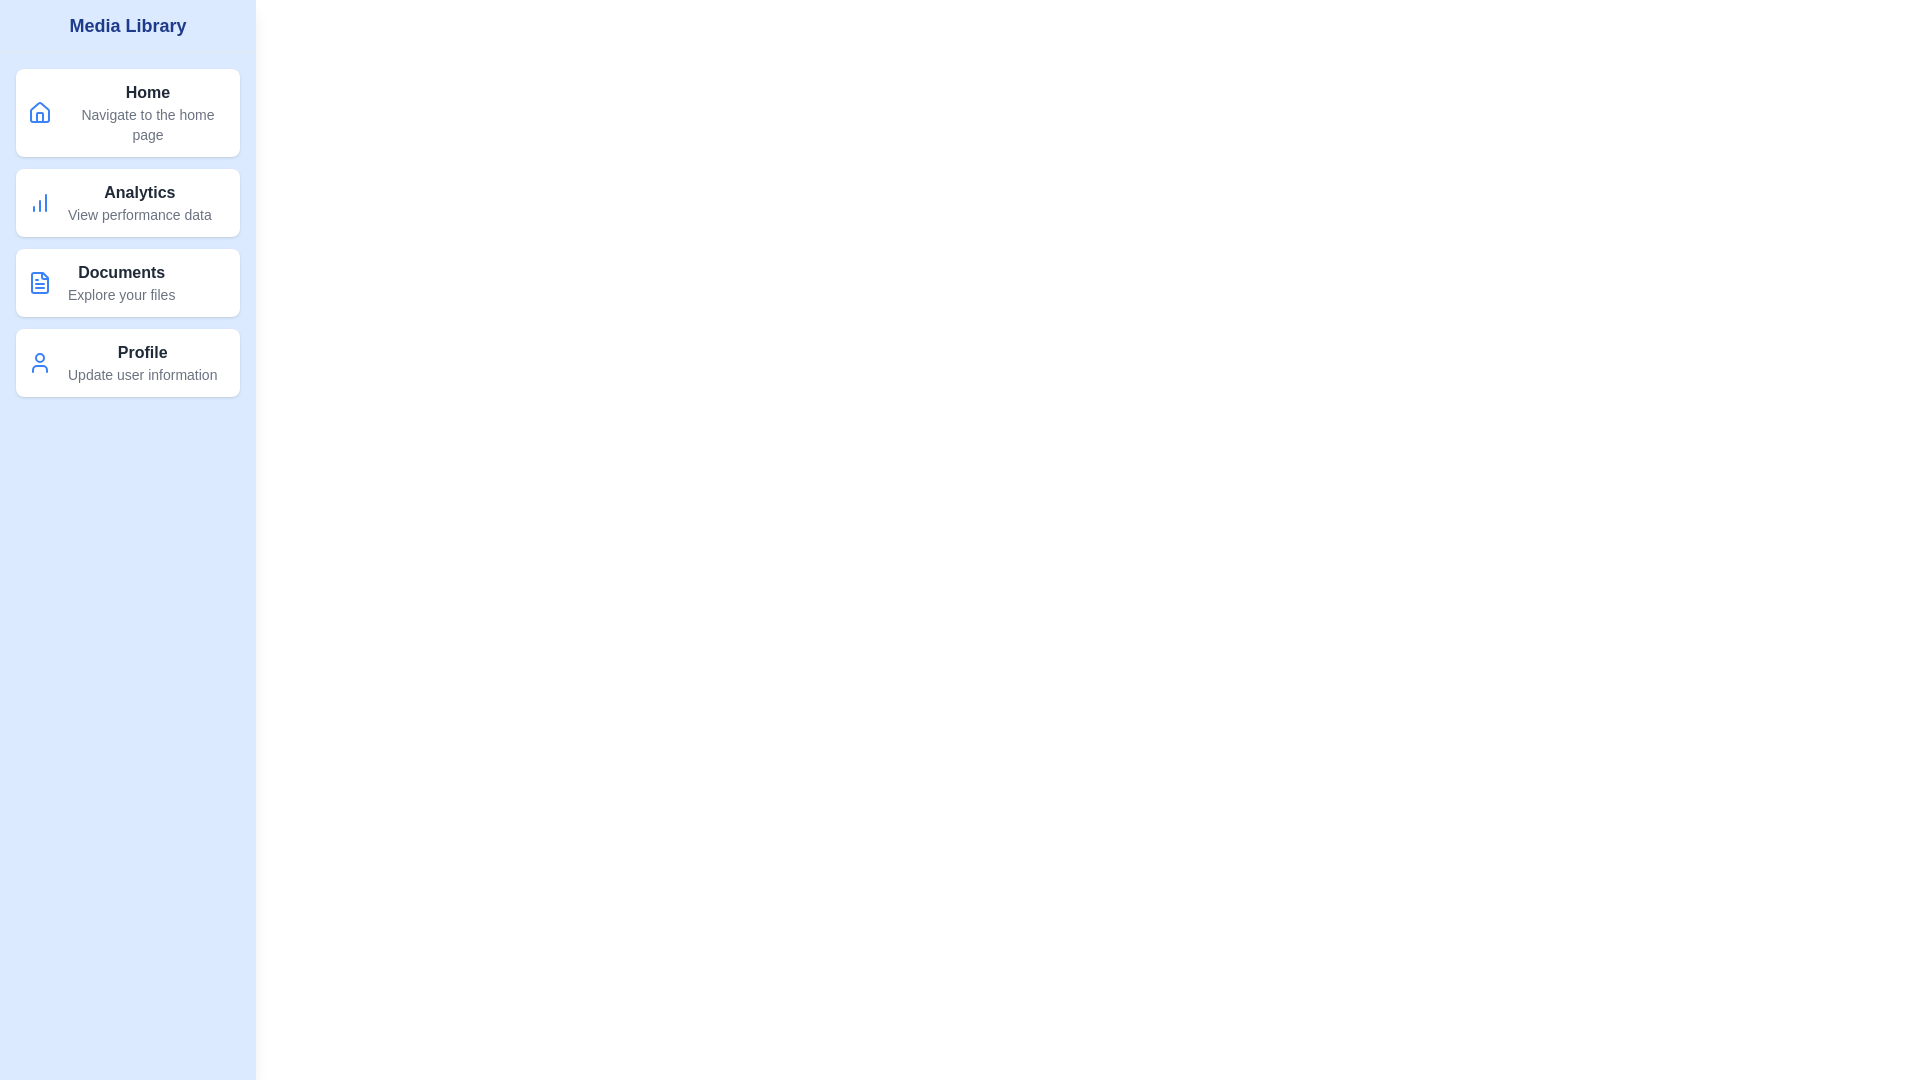 This screenshot has width=1920, height=1080. What do you see at coordinates (127, 362) in the screenshot?
I see `the menu item Profile from the Media Library Drawer` at bounding box center [127, 362].